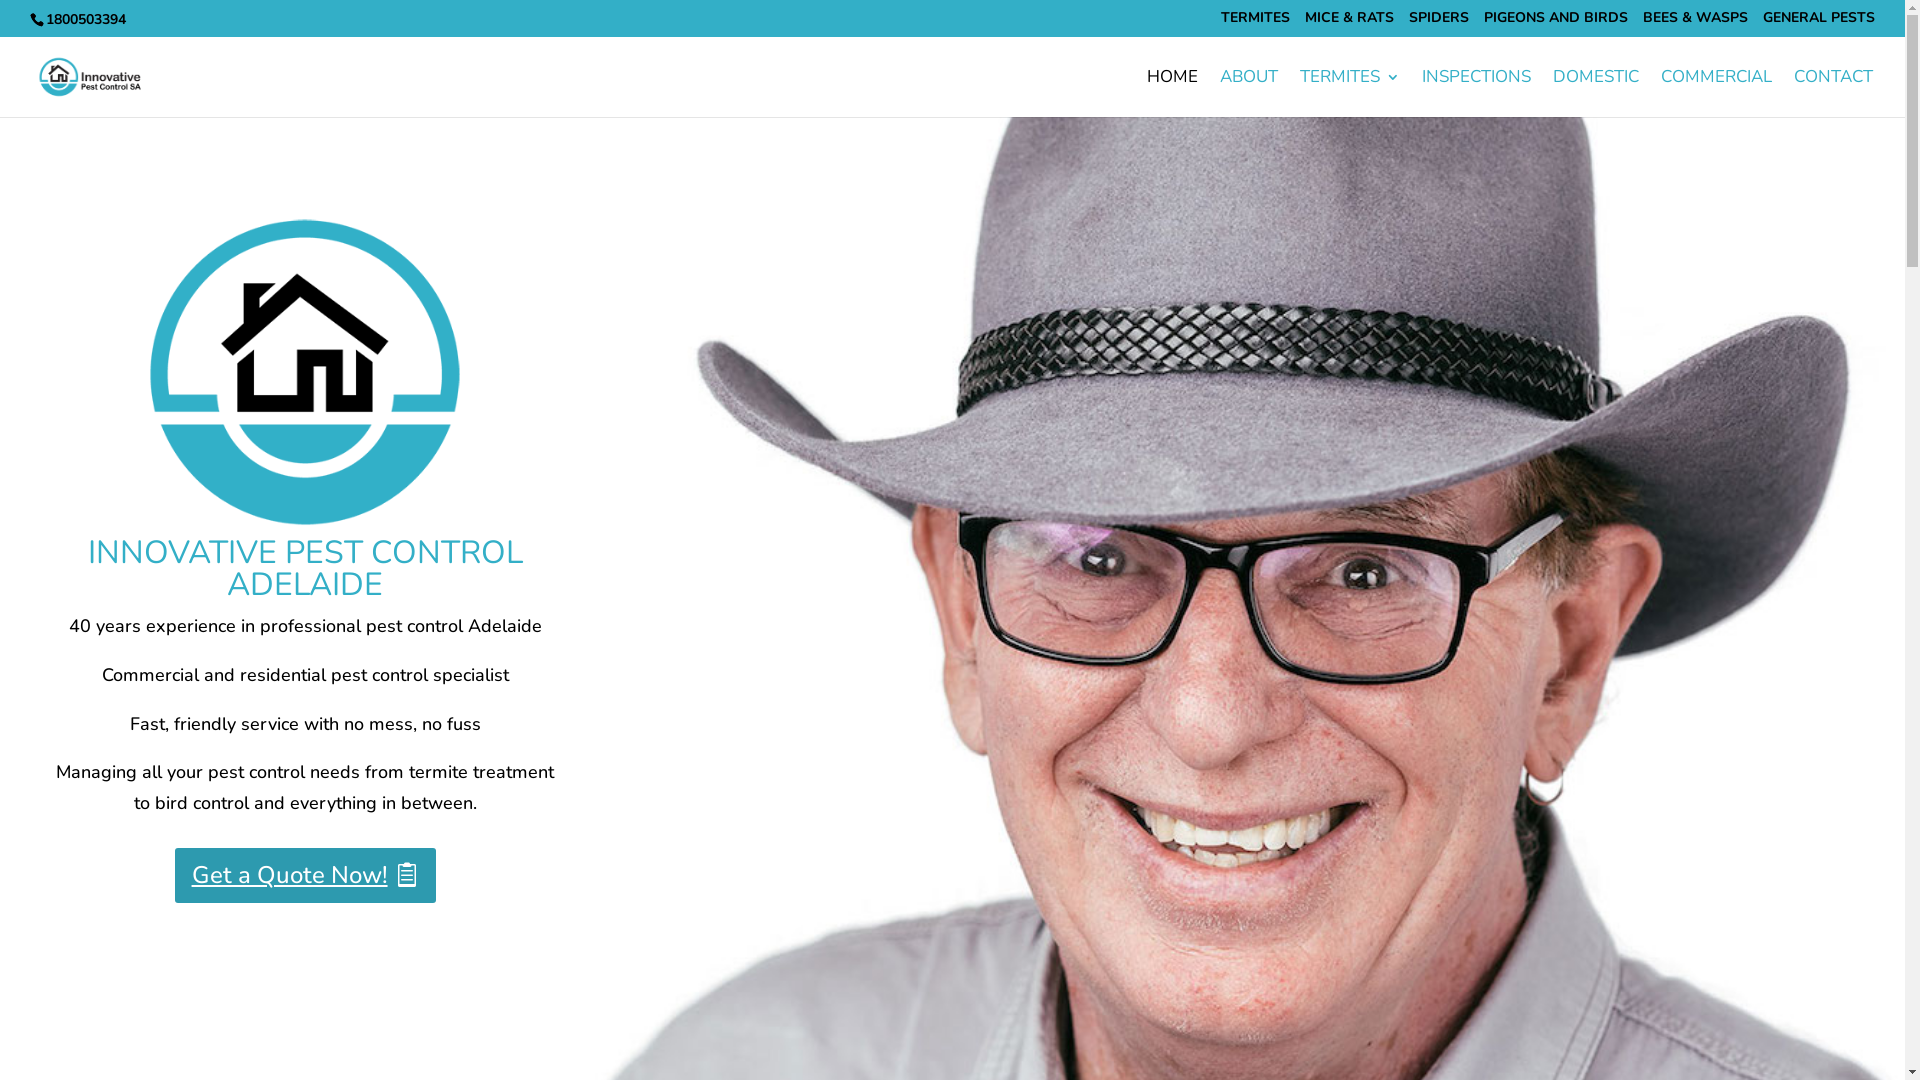 The image size is (1920, 1080). What do you see at coordinates (1476, 93) in the screenshot?
I see `'INSPECTIONS'` at bounding box center [1476, 93].